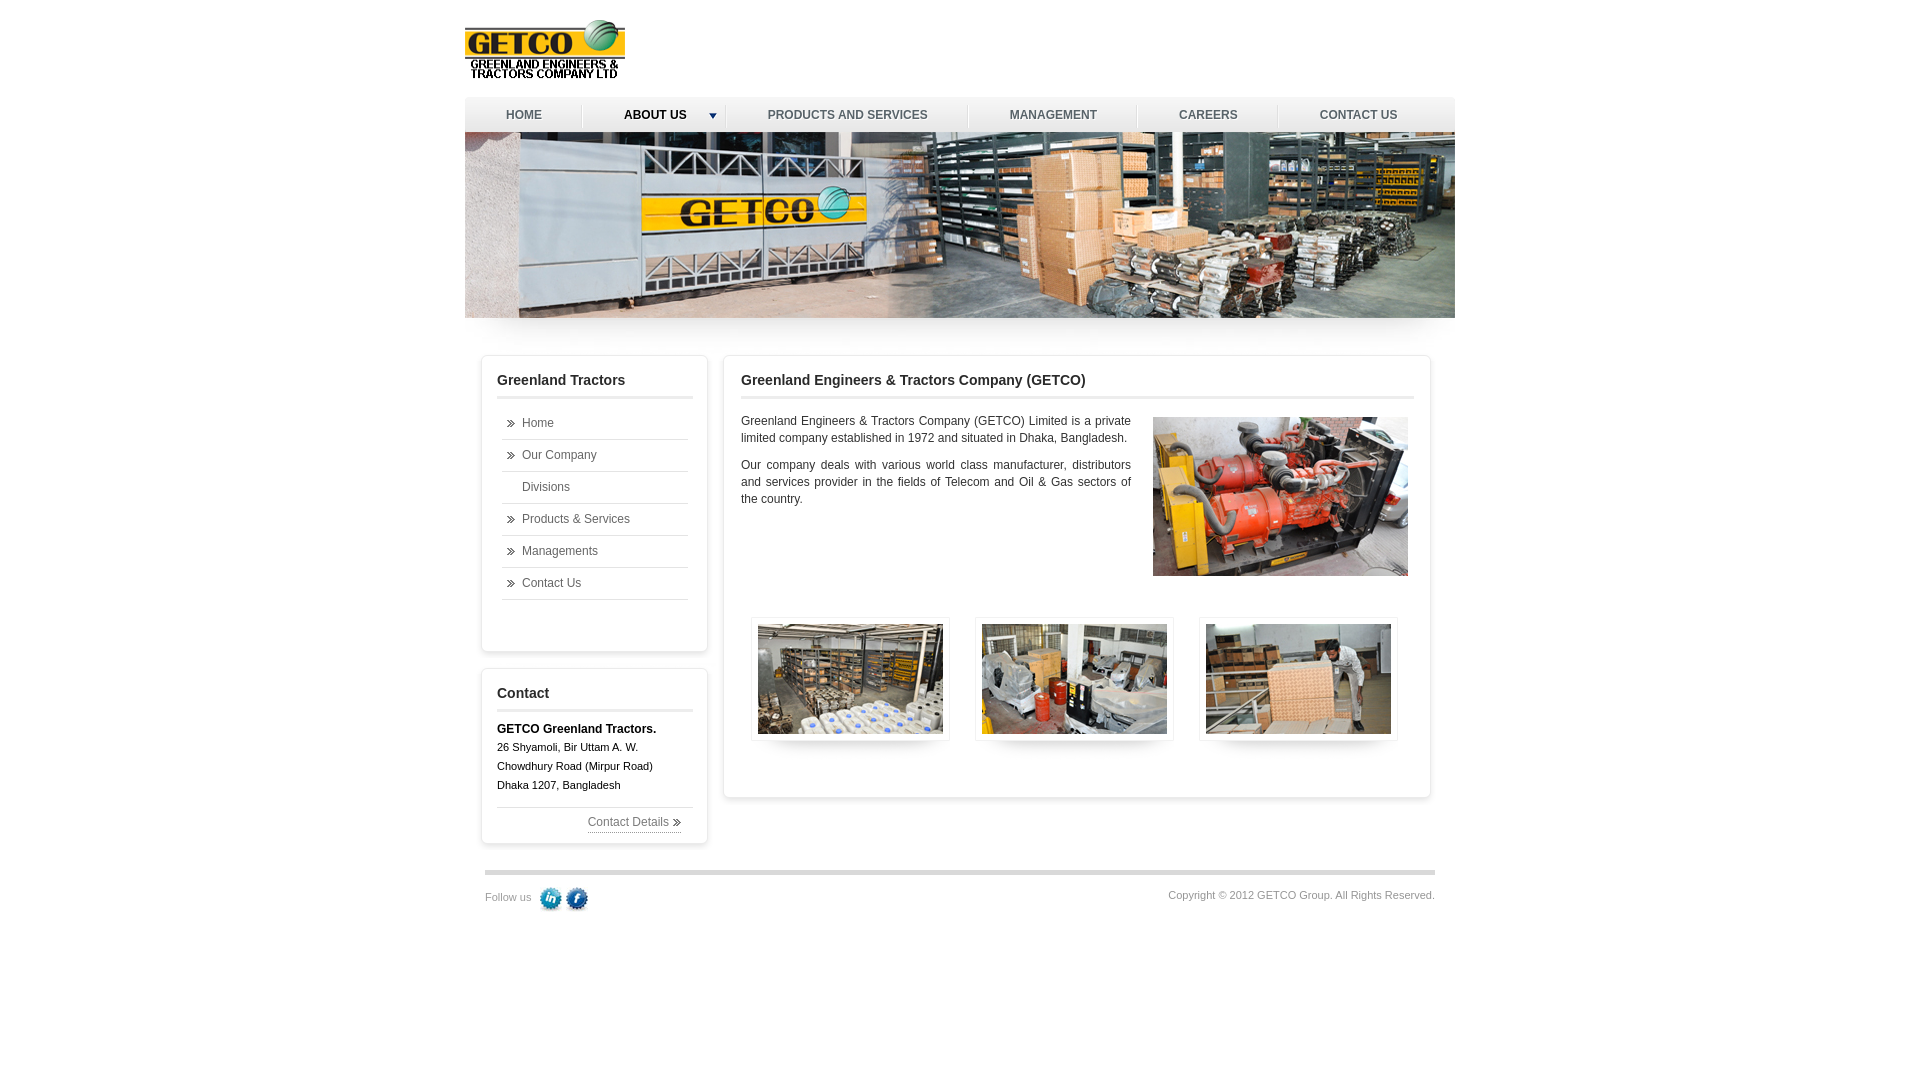 The width and height of the screenshot is (1920, 1080). I want to click on 'ABOUT US', so click(654, 116).